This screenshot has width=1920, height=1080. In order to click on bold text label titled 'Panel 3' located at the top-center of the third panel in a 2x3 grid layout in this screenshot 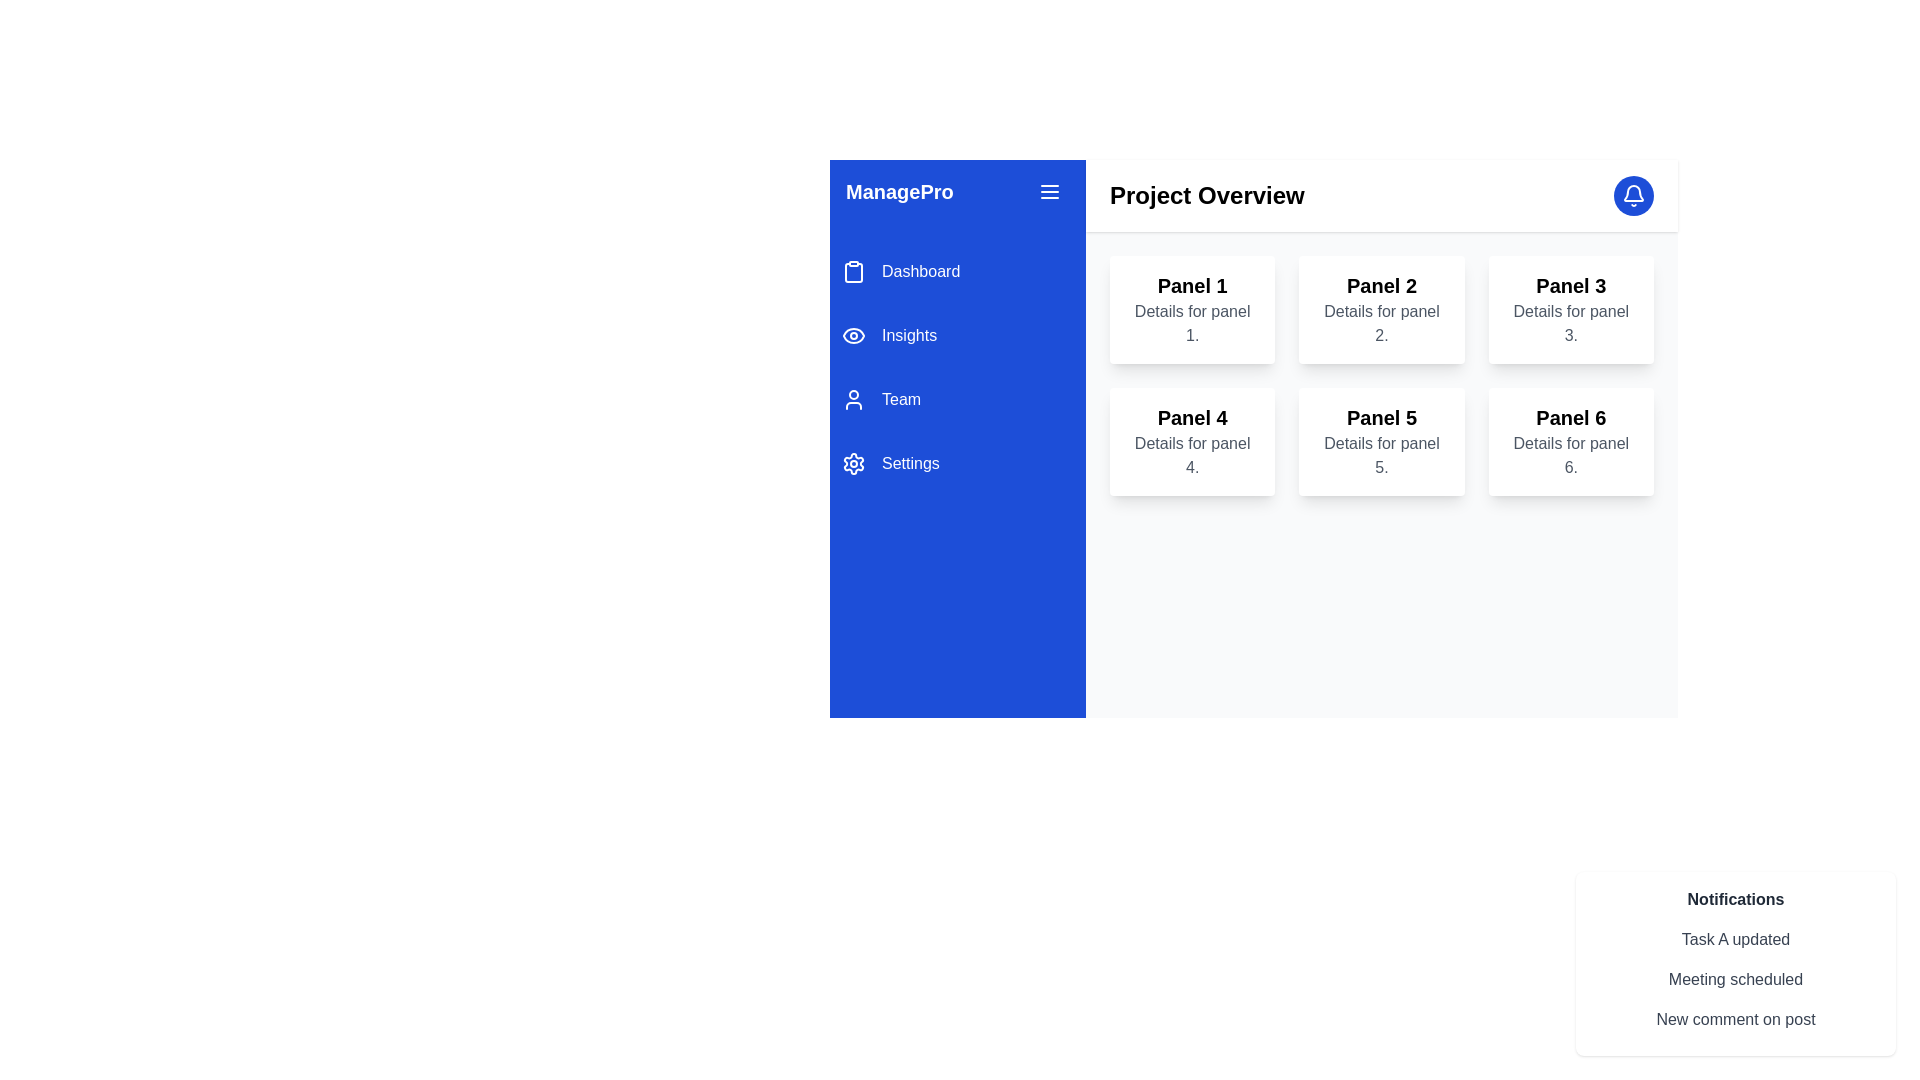, I will do `click(1570, 285)`.